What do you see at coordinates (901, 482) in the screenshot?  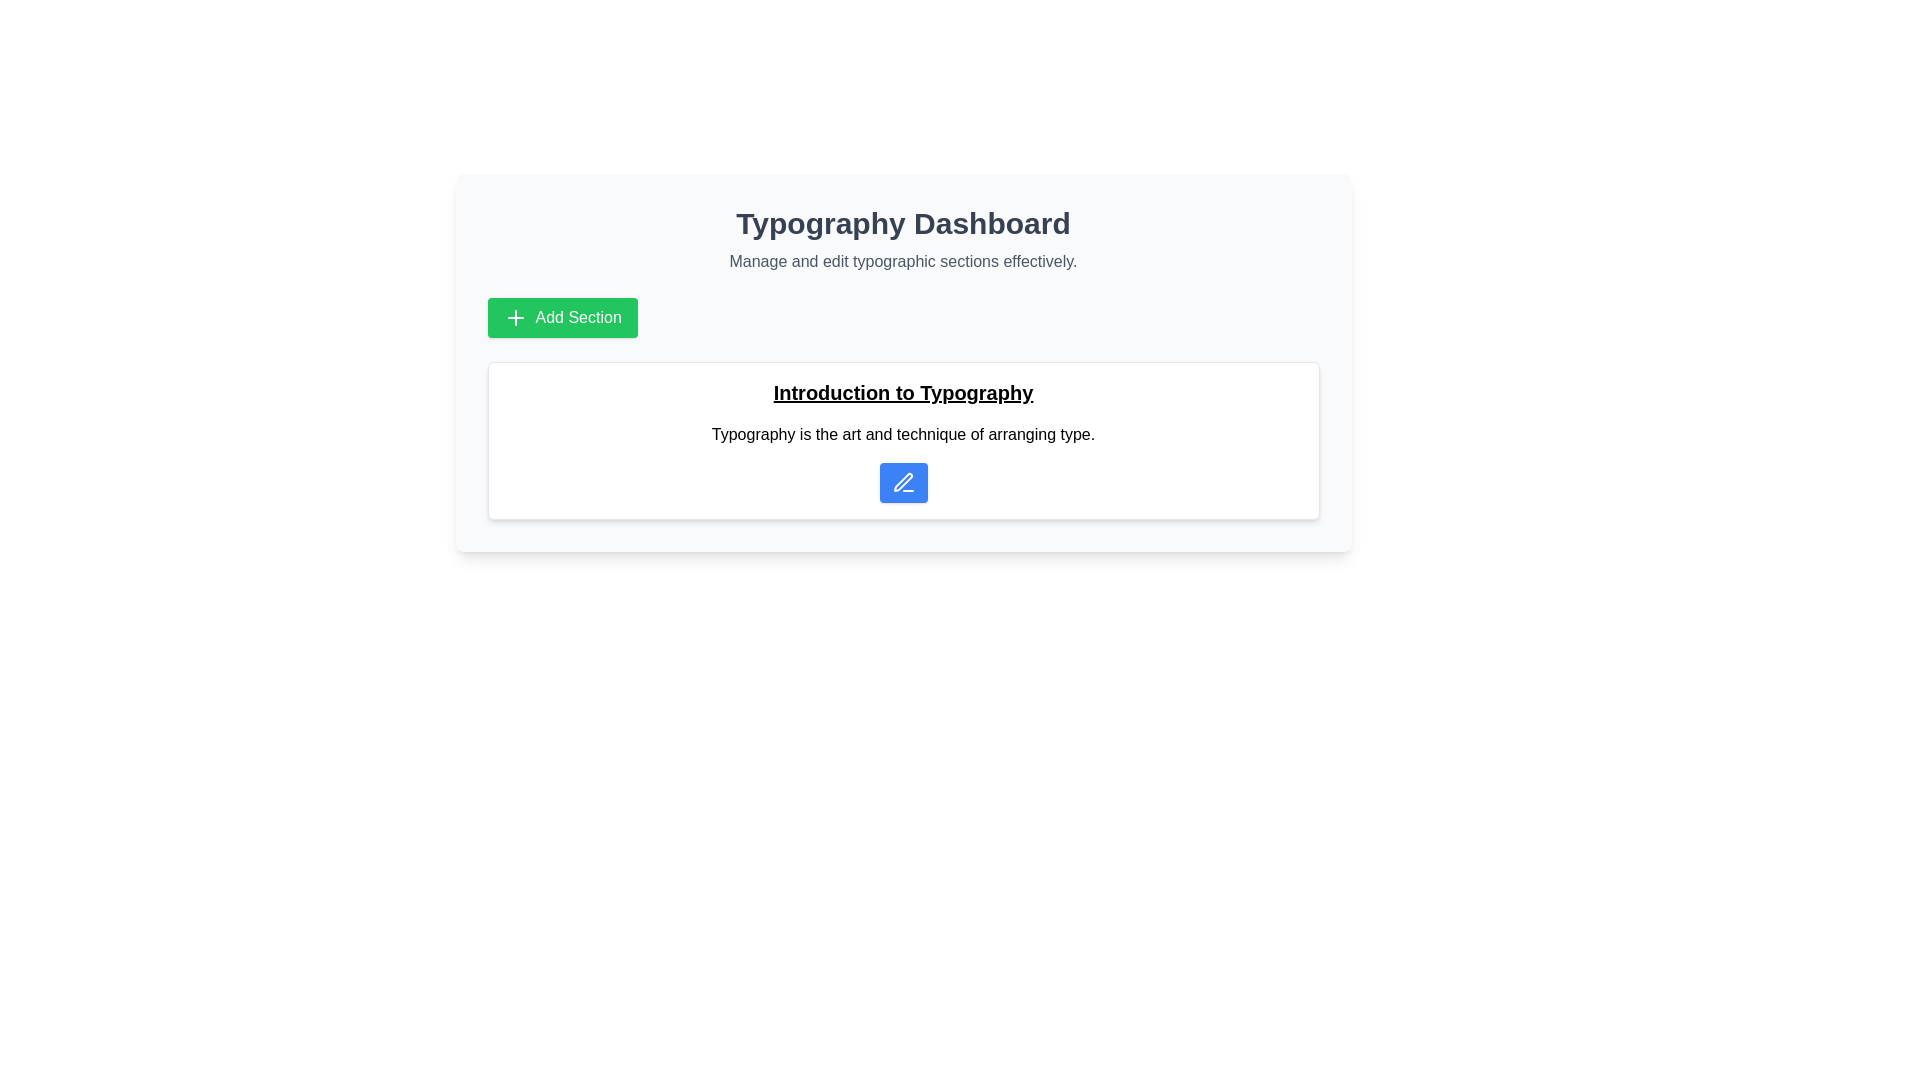 I see `the pen-like icon located adjacent to the text 'Introduction to Typography' in the lower portion of the section` at bounding box center [901, 482].